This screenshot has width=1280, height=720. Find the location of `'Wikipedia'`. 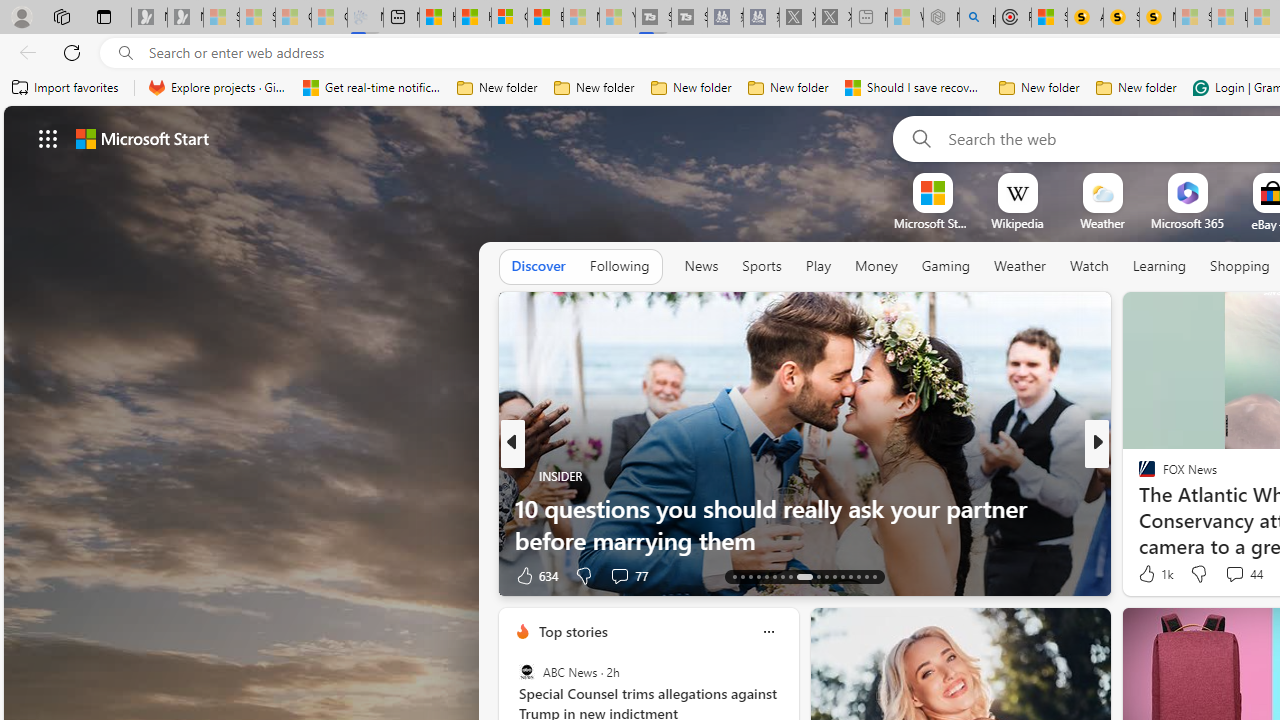

'Wikipedia' is located at coordinates (1017, 223).